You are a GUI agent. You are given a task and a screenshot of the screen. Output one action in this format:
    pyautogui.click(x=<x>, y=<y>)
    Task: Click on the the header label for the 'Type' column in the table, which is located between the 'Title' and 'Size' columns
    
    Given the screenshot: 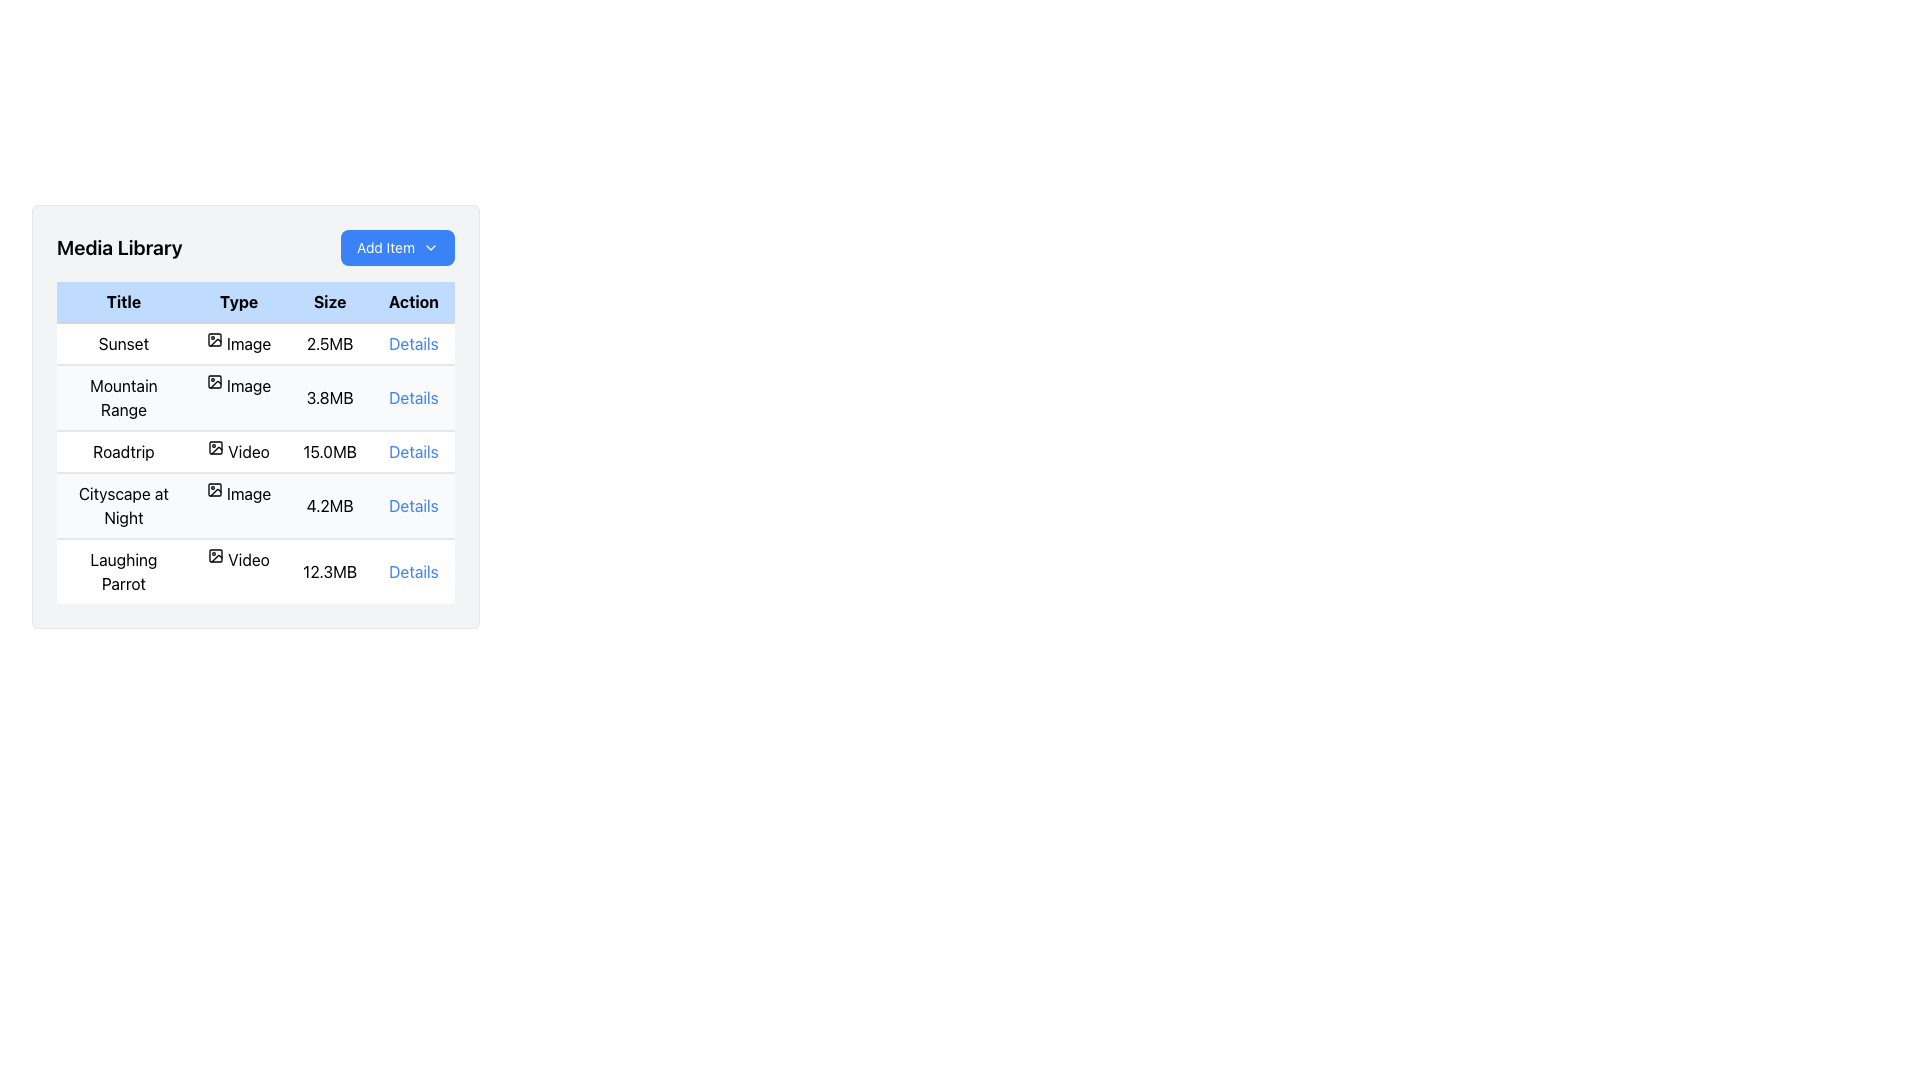 What is the action you would take?
    pyautogui.click(x=239, y=302)
    